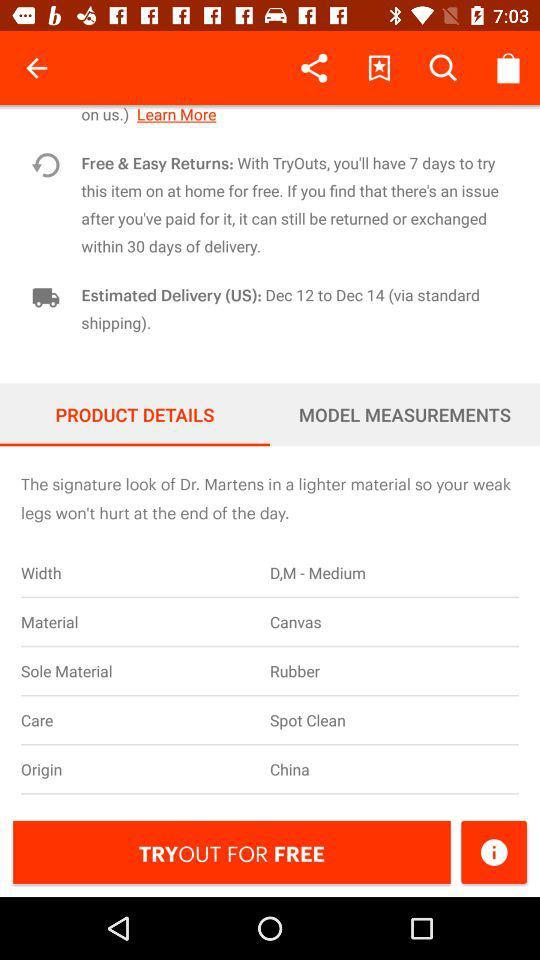 This screenshot has width=540, height=960. What do you see at coordinates (507, 68) in the screenshot?
I see `item above the how tryouts work item` at bounding box center [507, 68].